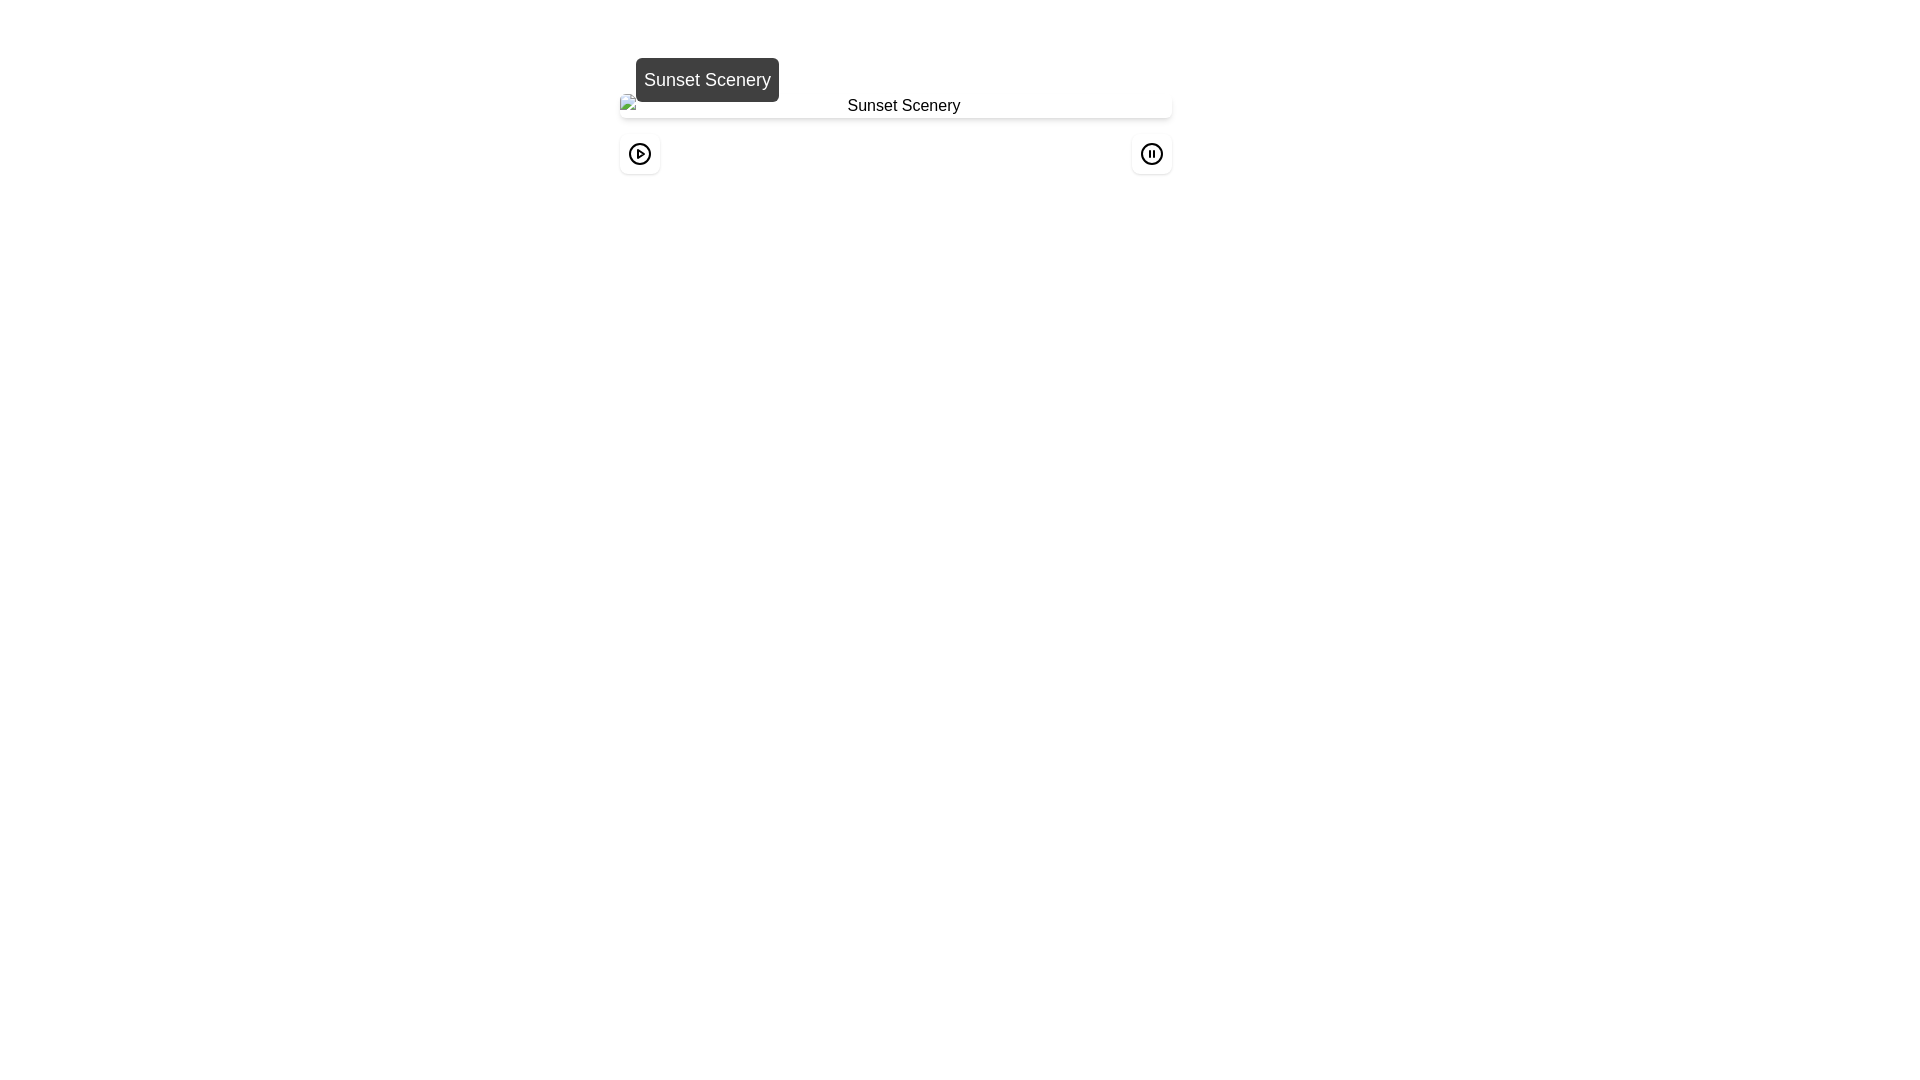 The image size is (1920, 1080). Describe the element at coordinates (1152, 153) in the screenshot. I see `the circular SVG shape that is part of the 'circle-pause' icon located in the top-center-right of the layout, positioned before the text 'Sunset Scenery'` at that location.